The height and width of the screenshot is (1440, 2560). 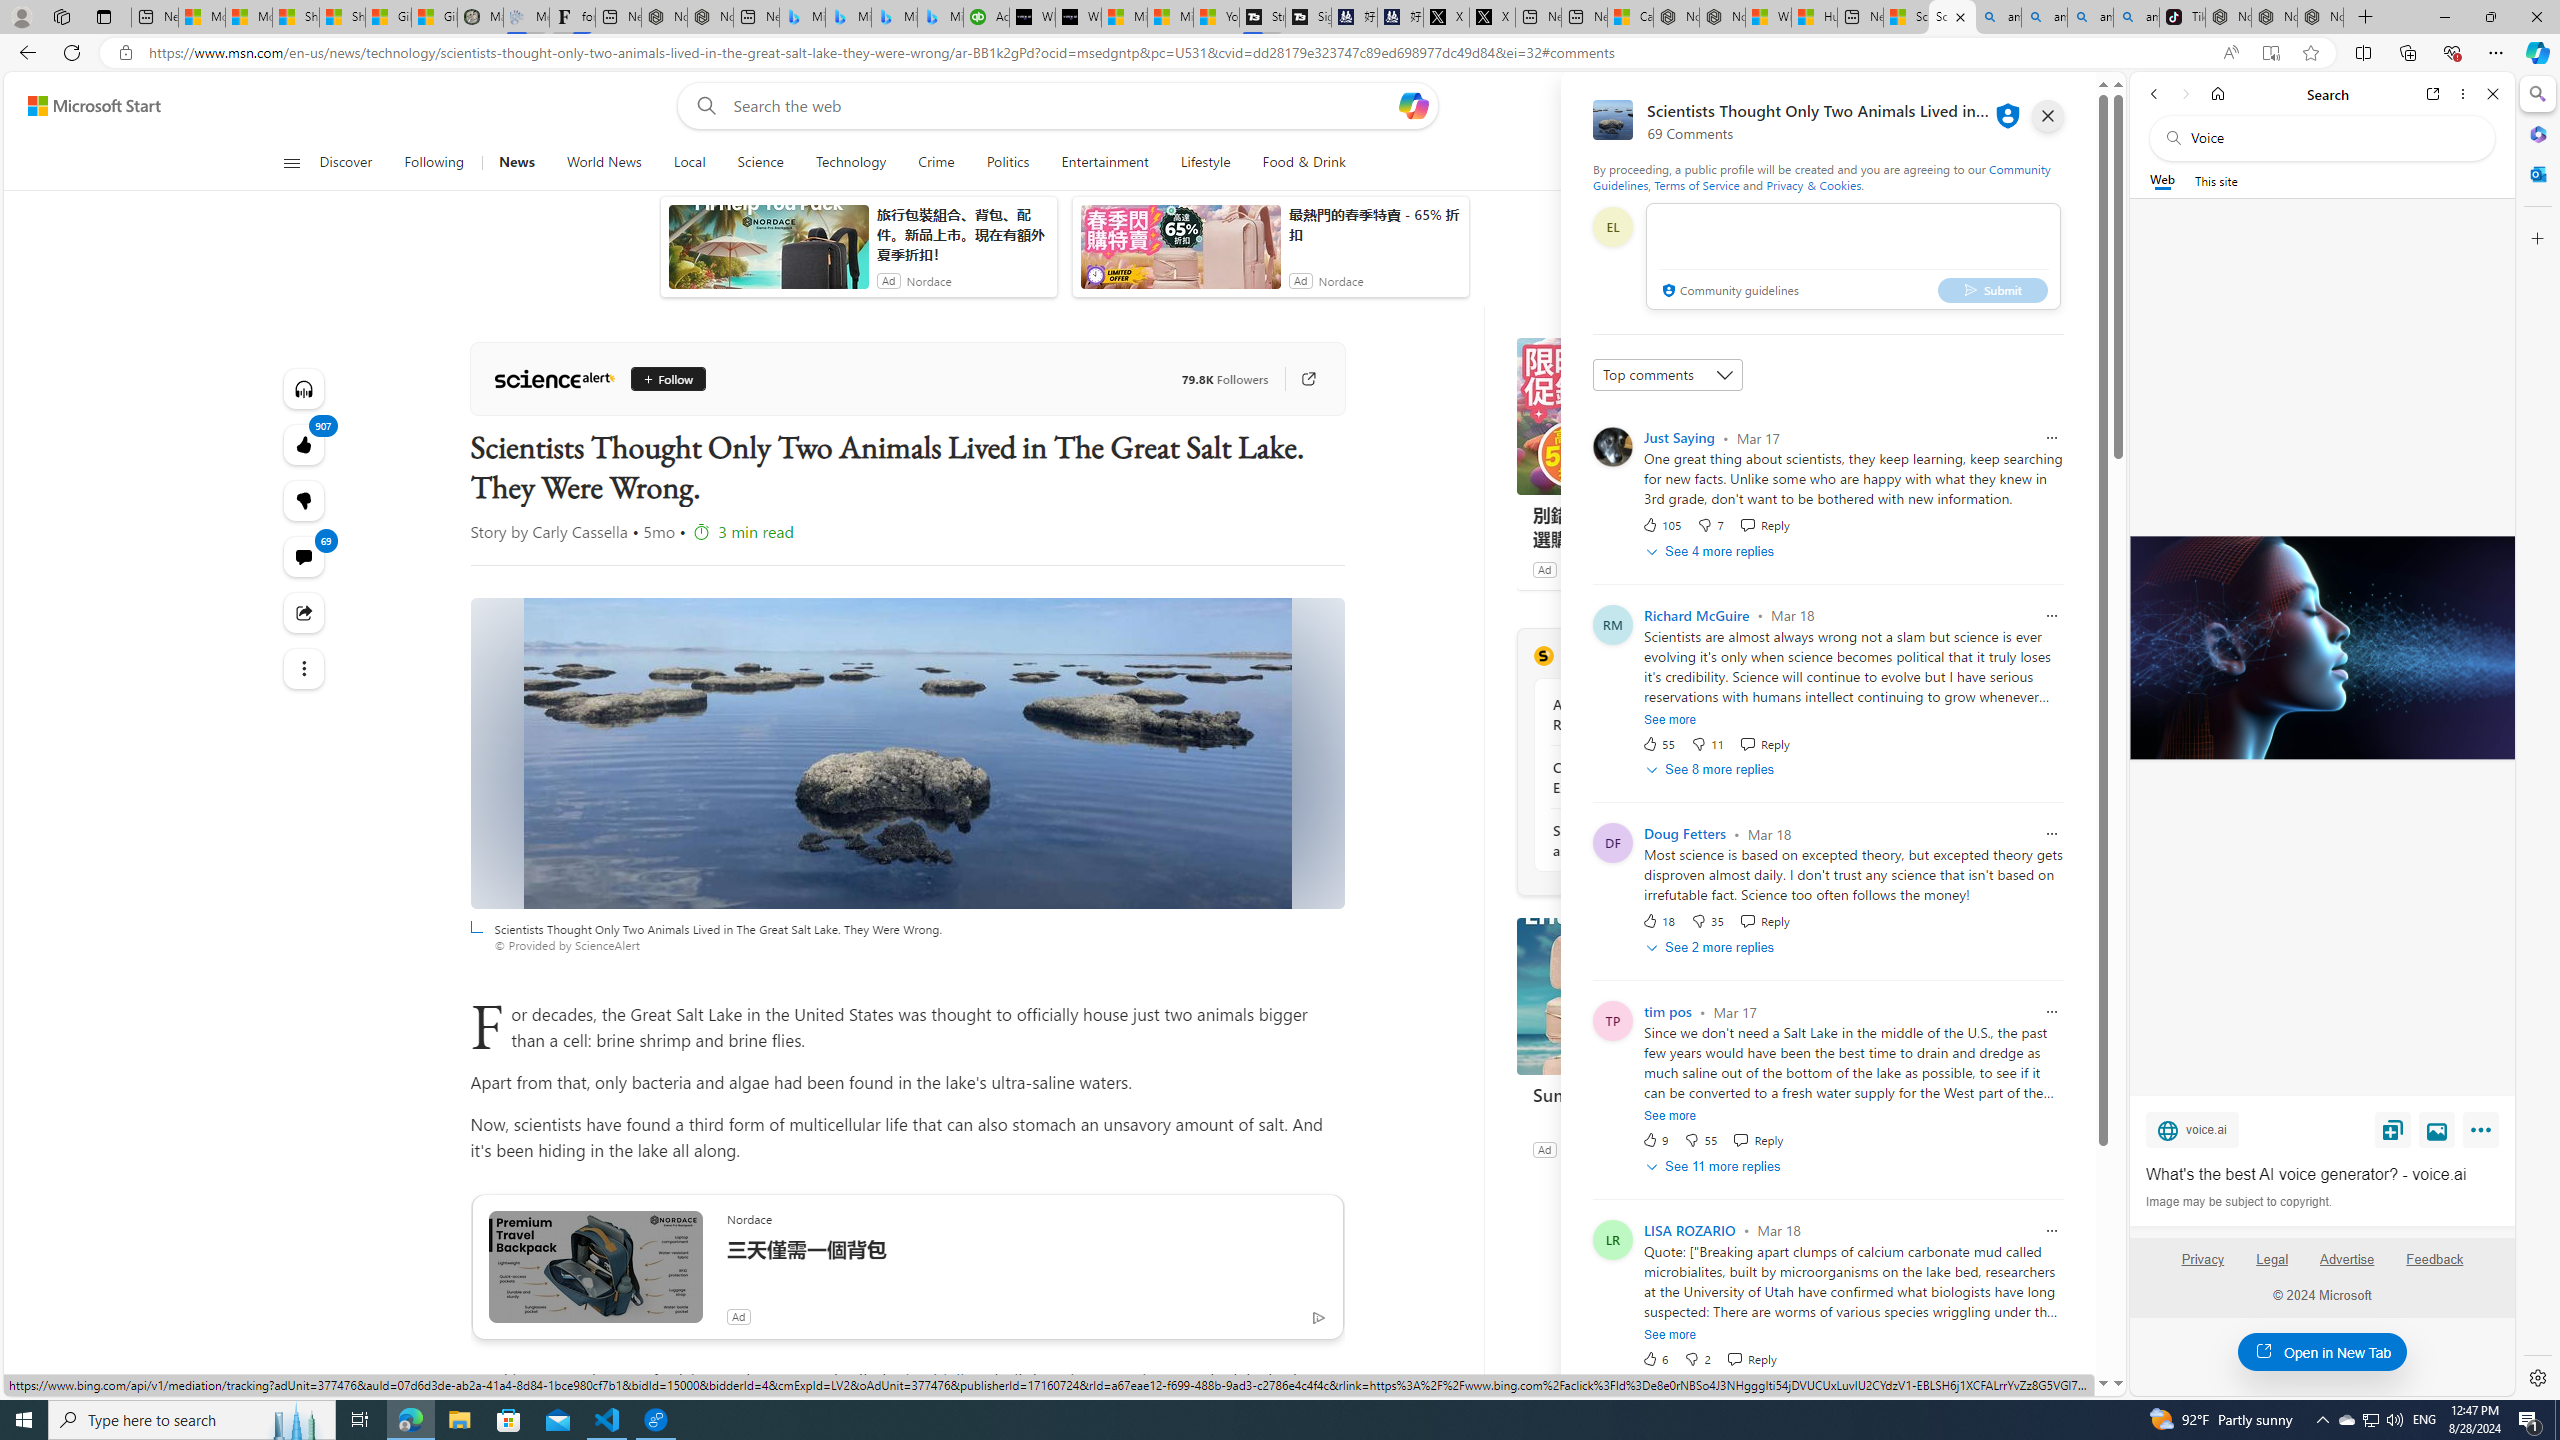 I want to click on 'Feedback', so click(x=2434, y=1267).